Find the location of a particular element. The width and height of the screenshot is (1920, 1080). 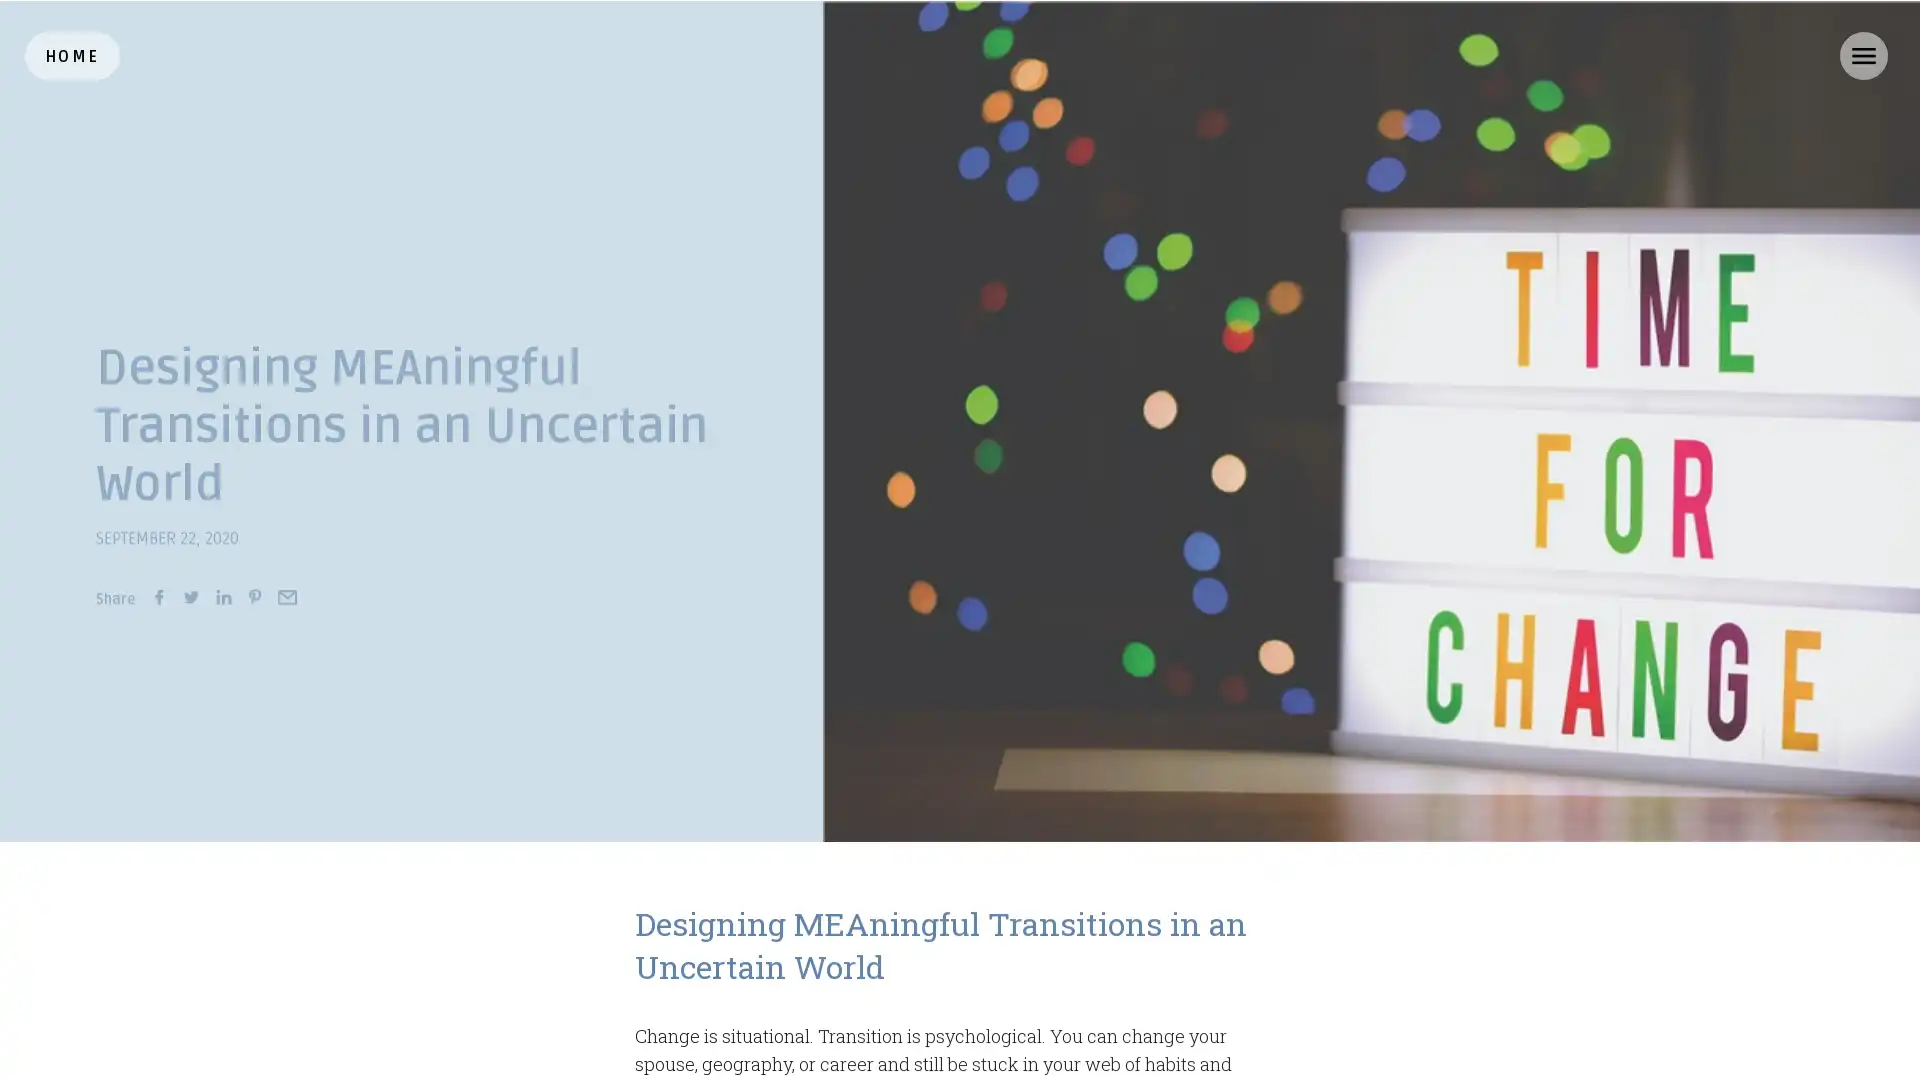

HOME is located at coordinates (72, 55).